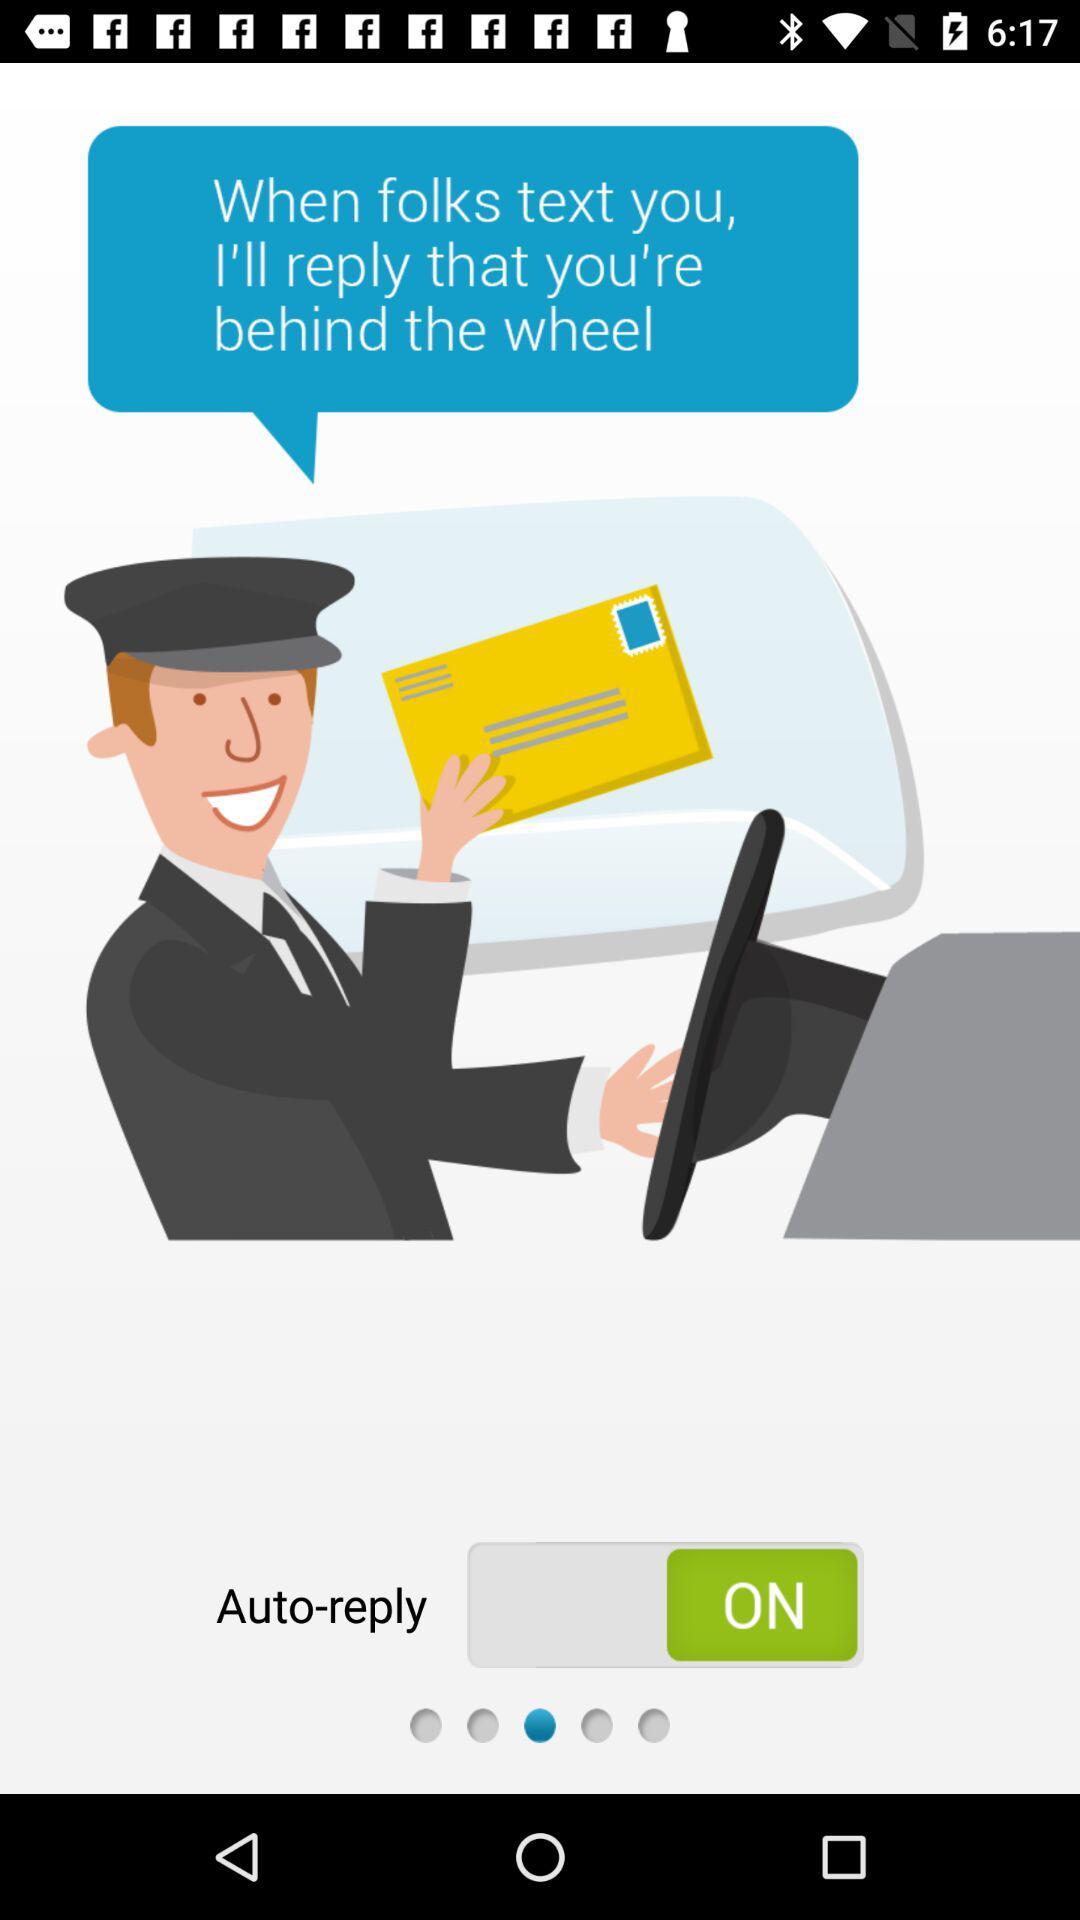 This screenshot has height=1920, width=1080. What do you see at coordinates (424, 1724) in the screenshot?
I see `go back` at bounding box center [424, 1724].